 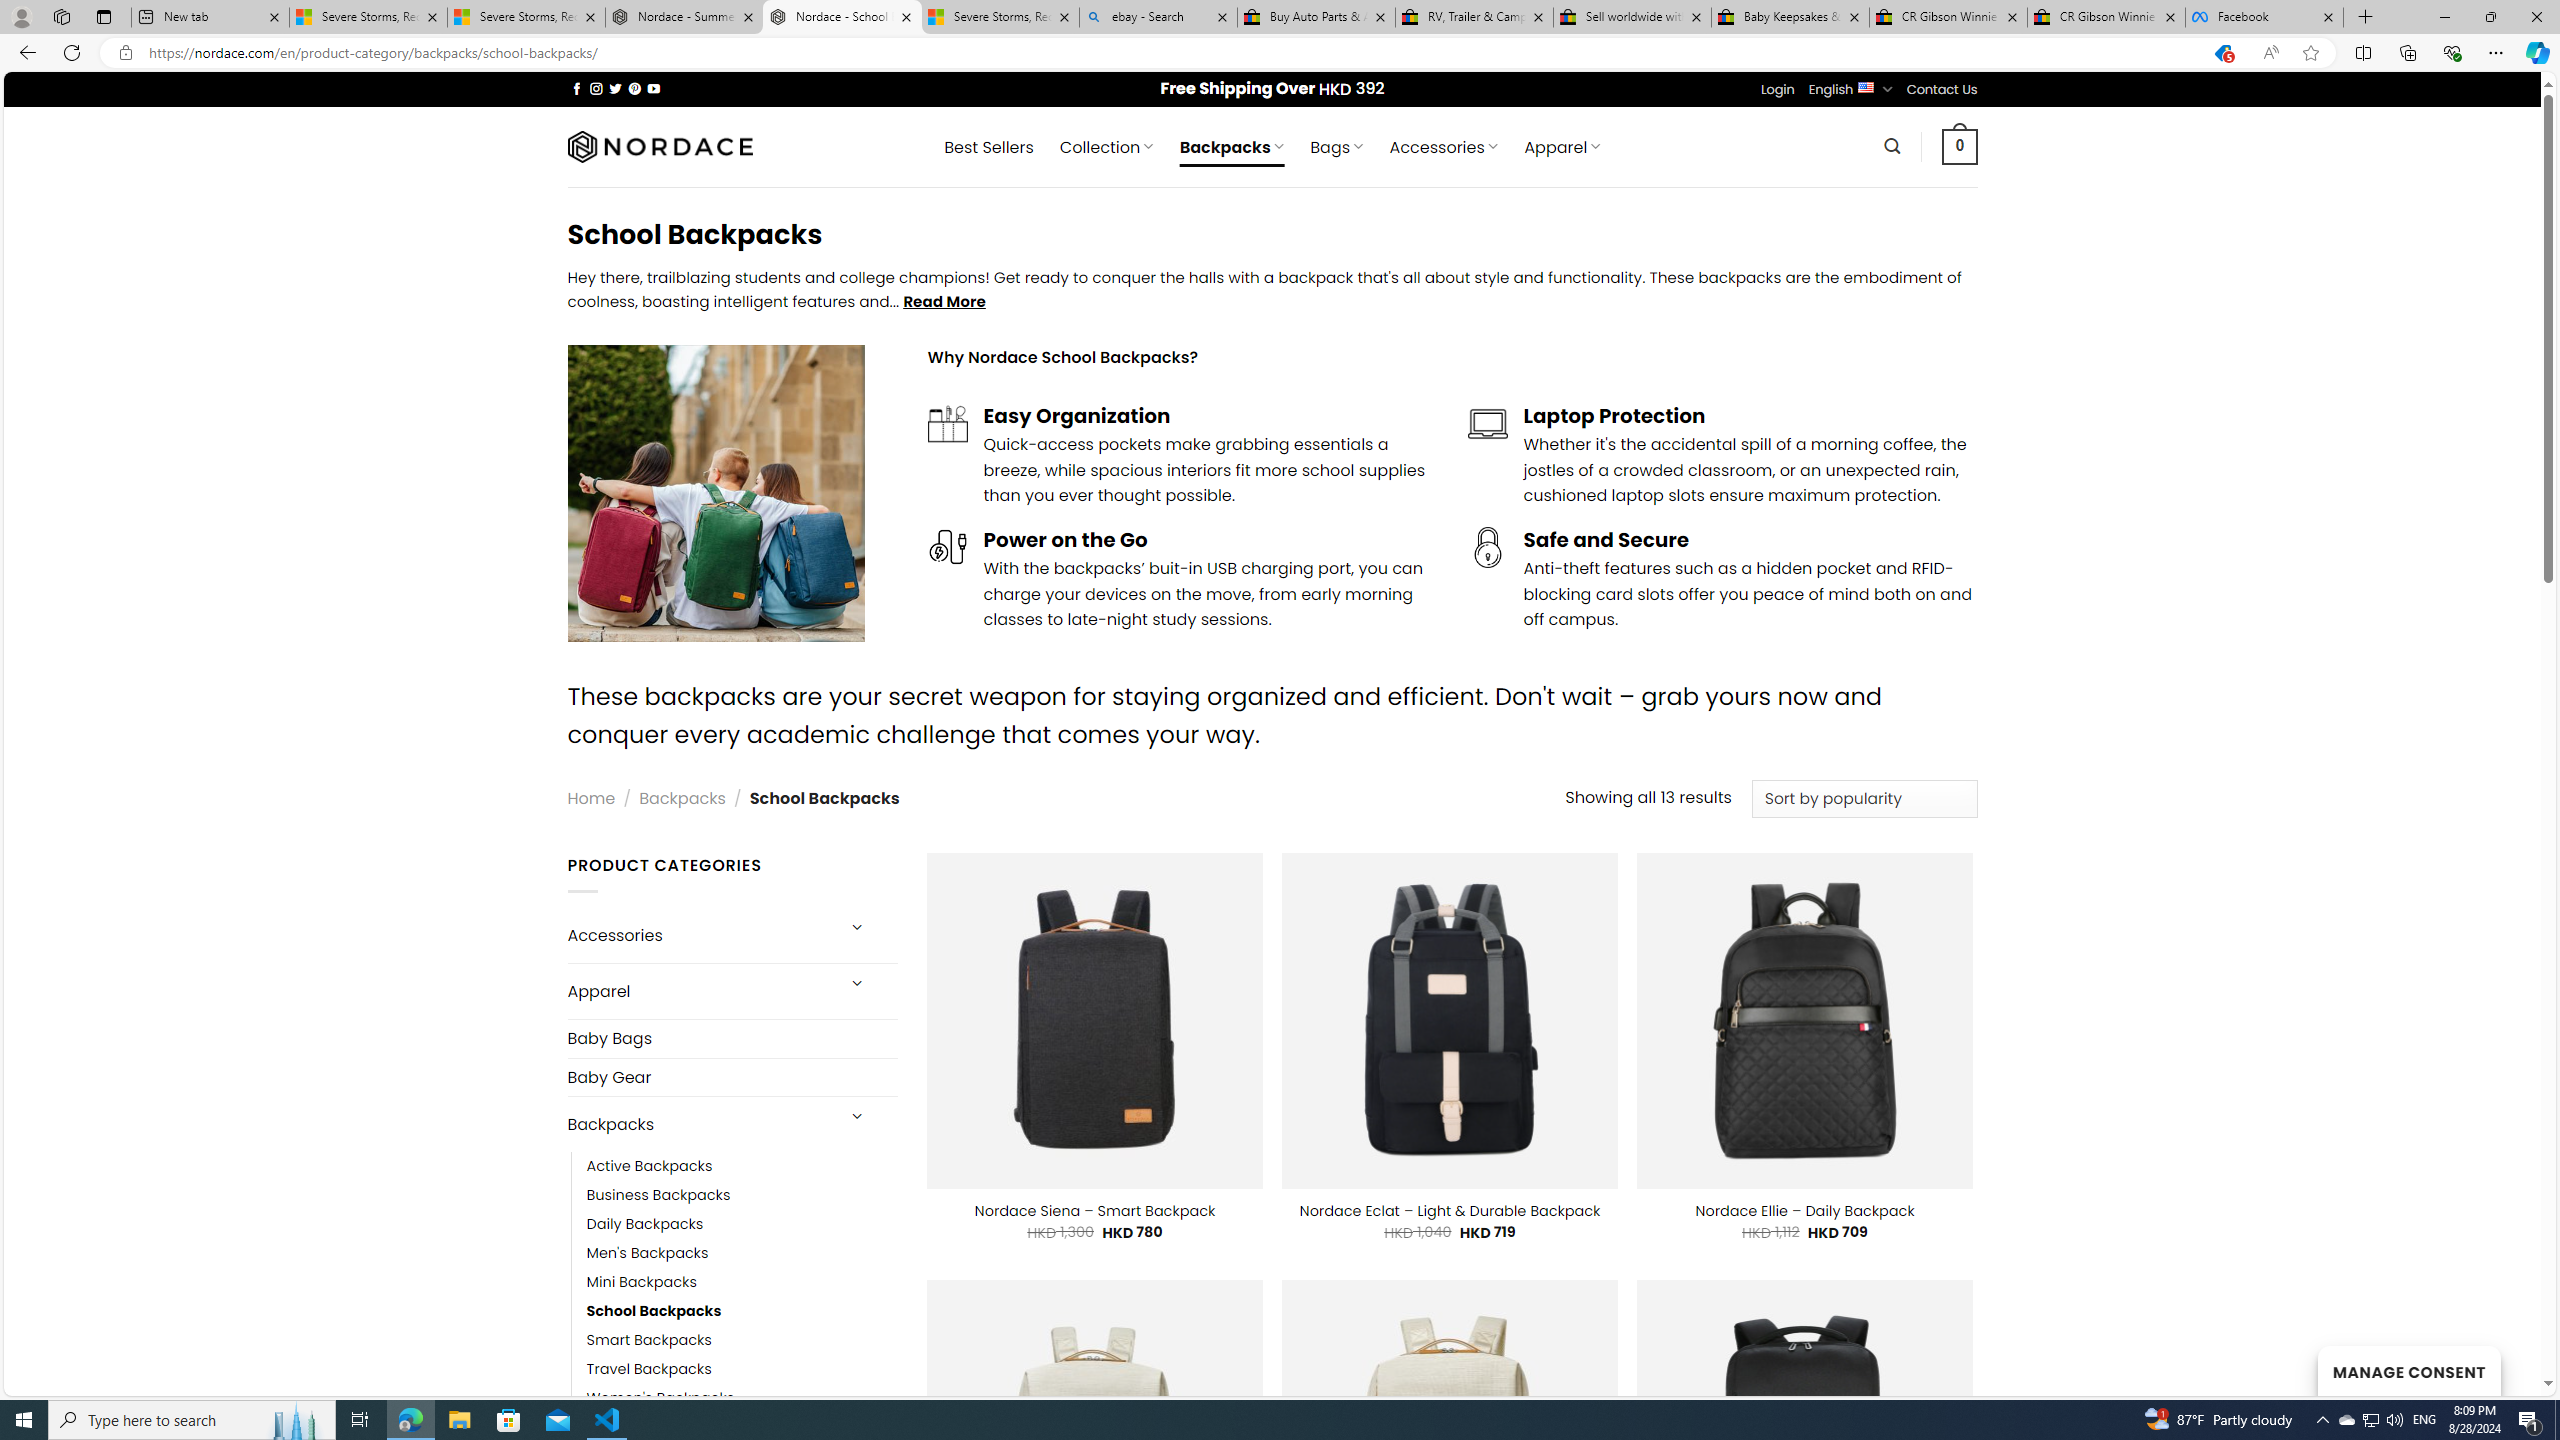 What do you see at coordinates (649, 1167) in the screenshot?
I see `'Active Backpacks'` at bounding box center [649, 1167].